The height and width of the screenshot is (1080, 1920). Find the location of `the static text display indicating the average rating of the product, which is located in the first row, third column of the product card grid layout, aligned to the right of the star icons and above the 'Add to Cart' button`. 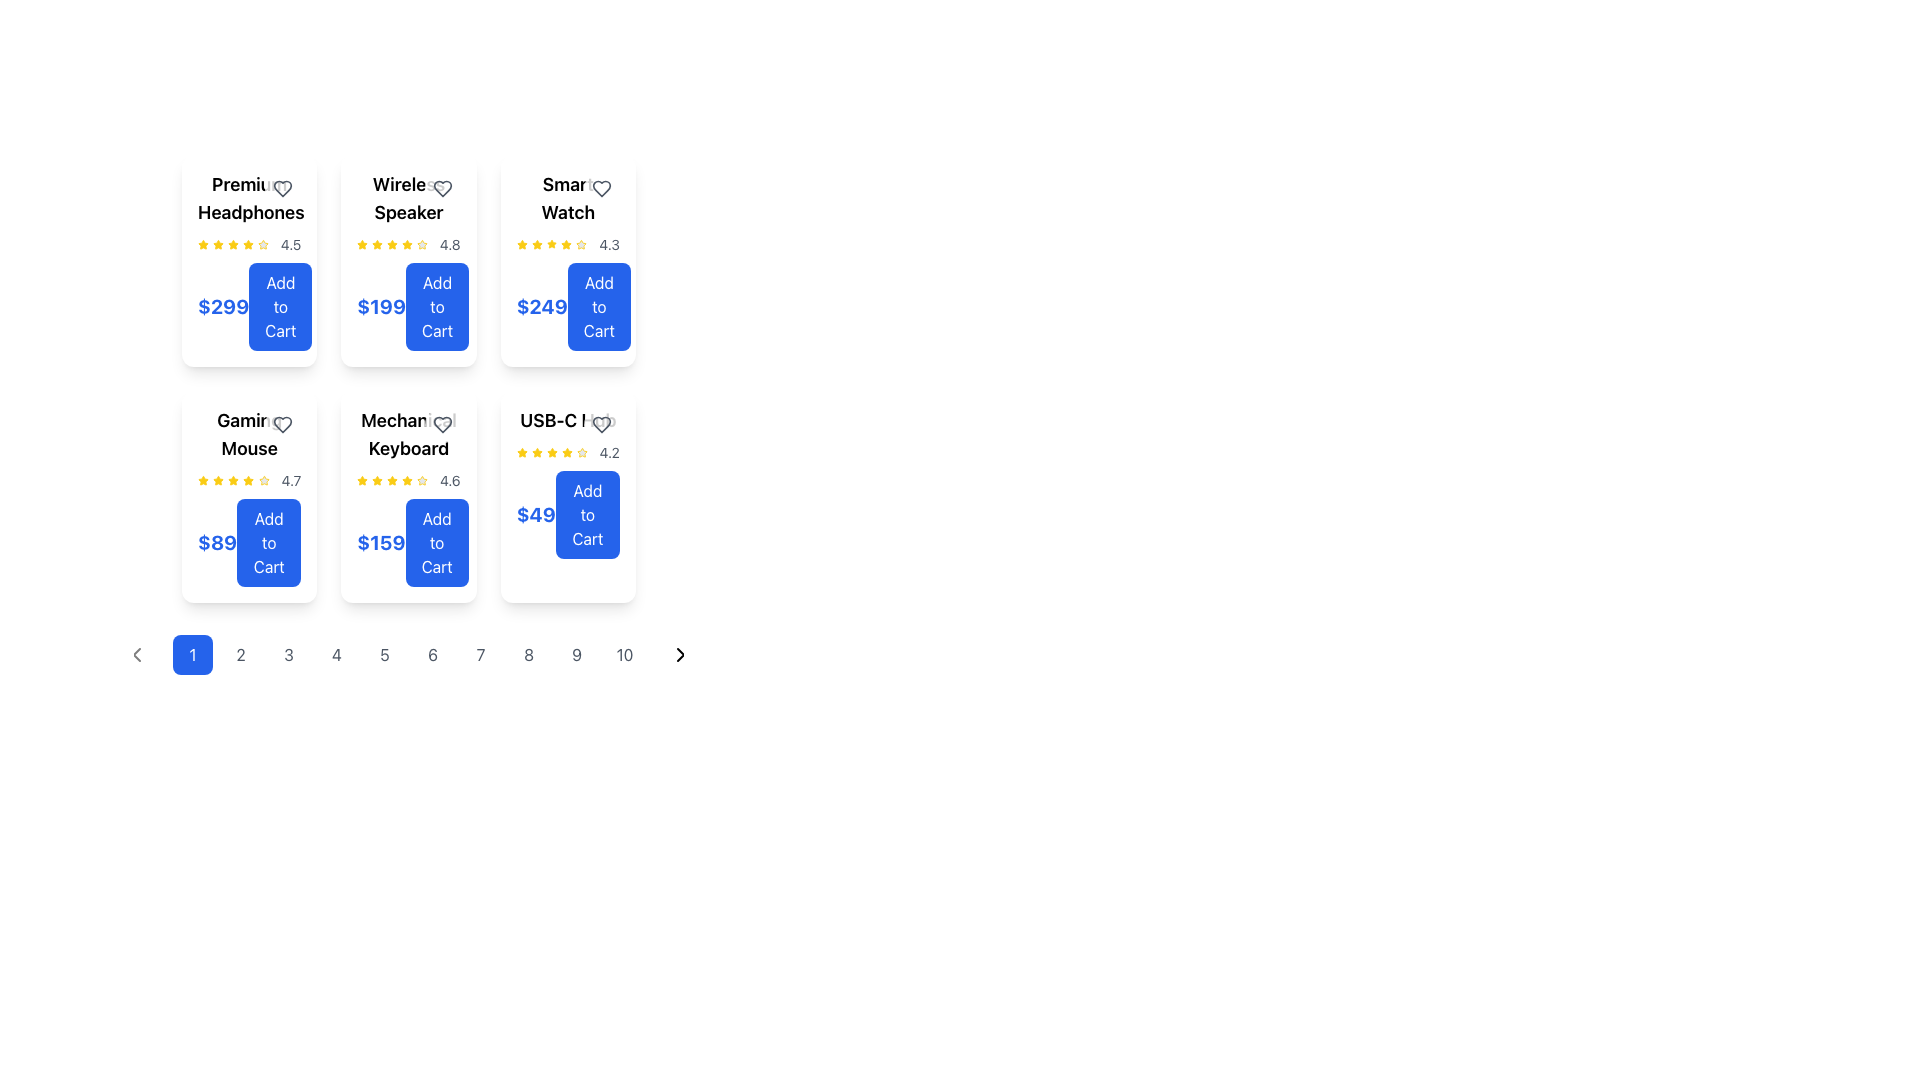

the static text display indicating the average rating of the product, which is located in the first row, third column of the product card grid layout, aligned to the right of the star icons and above the 'Add to Cart' button is located at coordinates (608, 244).